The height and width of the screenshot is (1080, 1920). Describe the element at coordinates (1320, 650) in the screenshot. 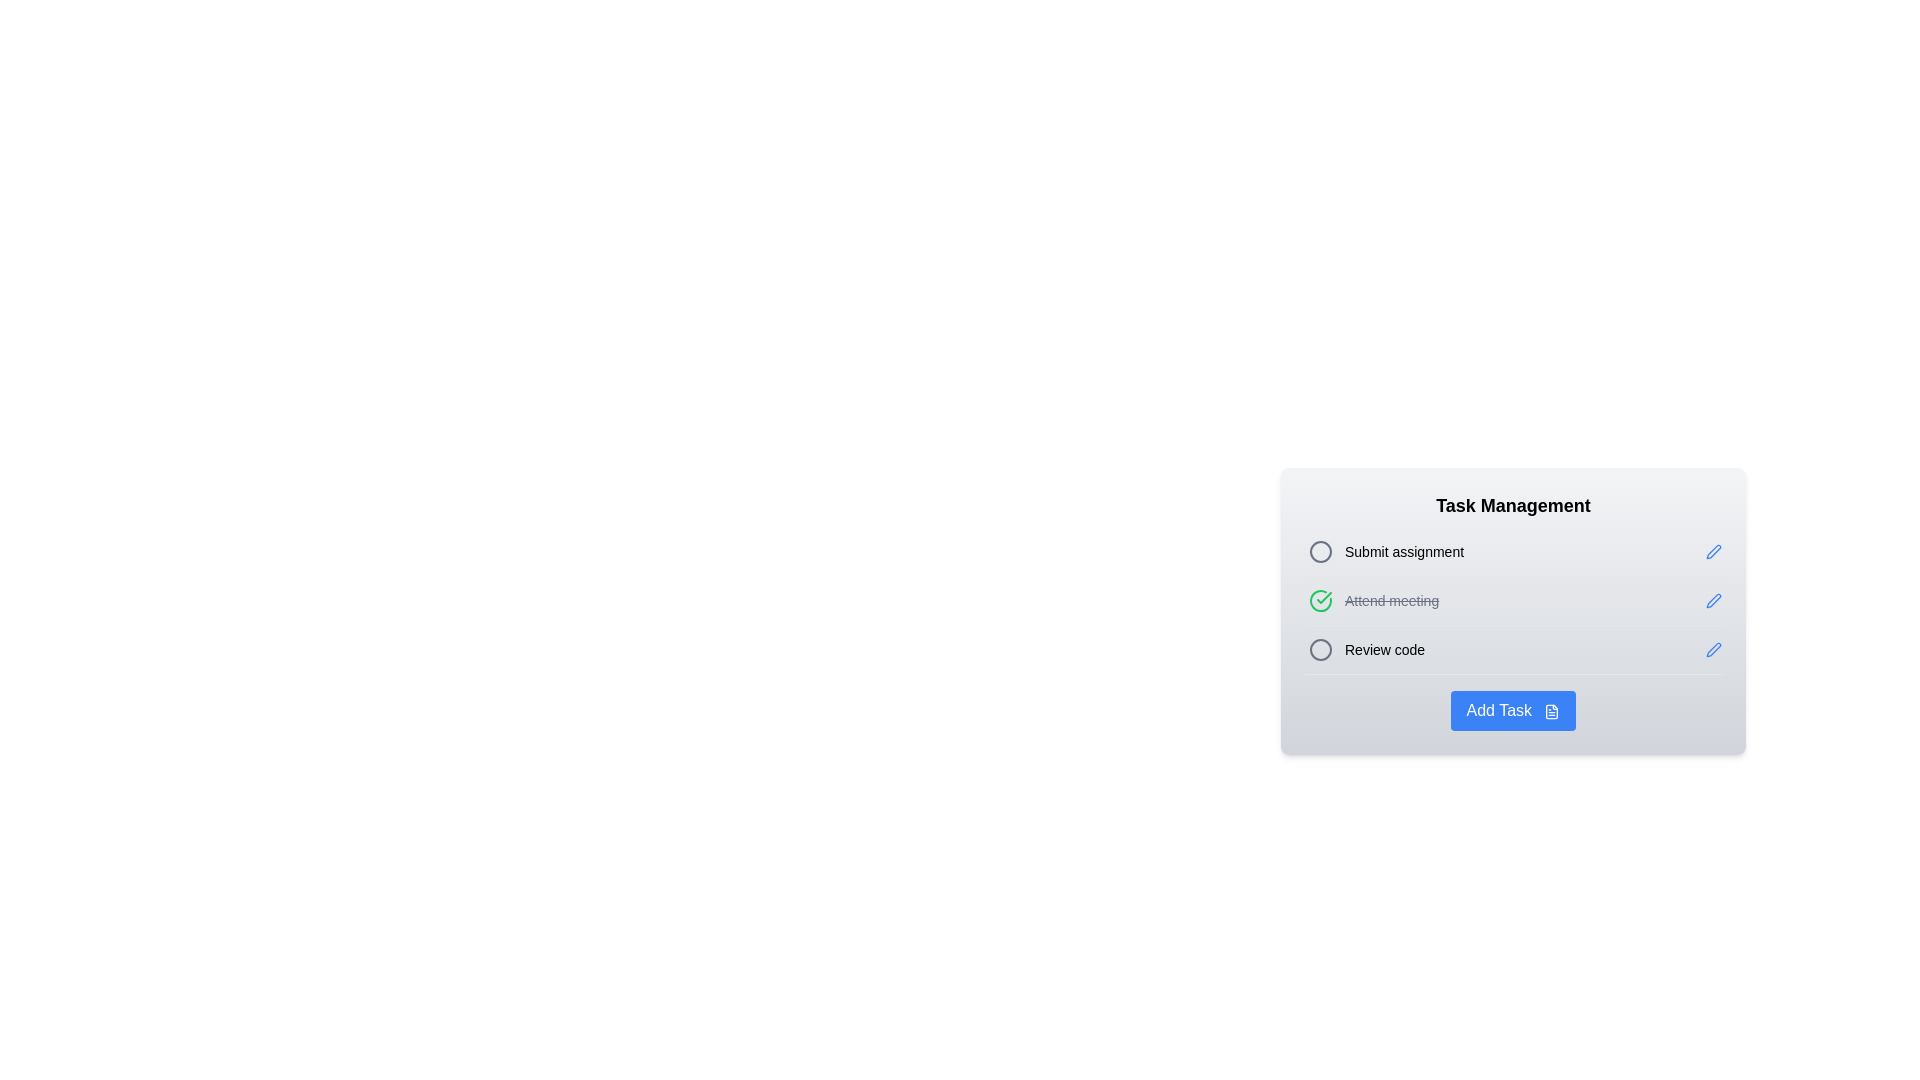

I see `the third Circle Indicator in the task management interface, which is a hollow gray circle aligned with the text 'Review code.'` at that location.